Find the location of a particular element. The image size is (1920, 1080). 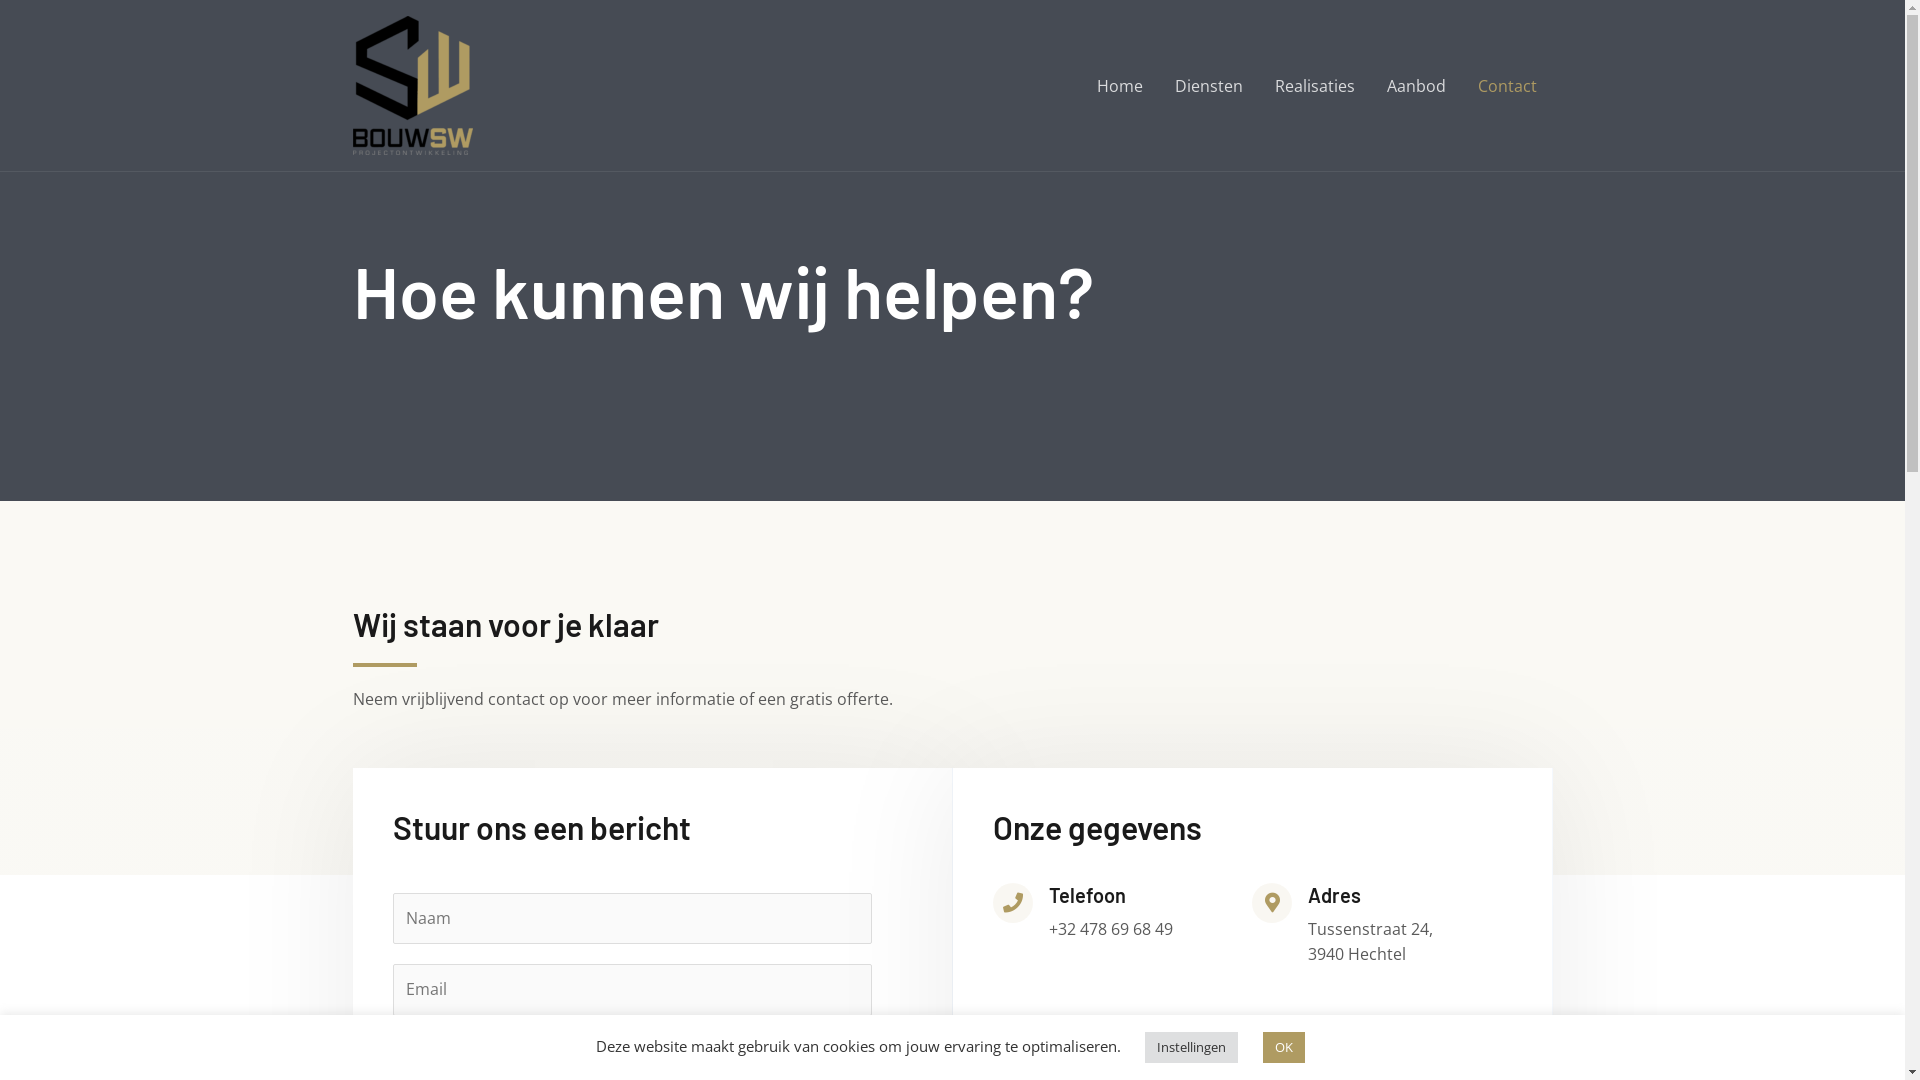

'Home' is located at coordinates (1117, 83).